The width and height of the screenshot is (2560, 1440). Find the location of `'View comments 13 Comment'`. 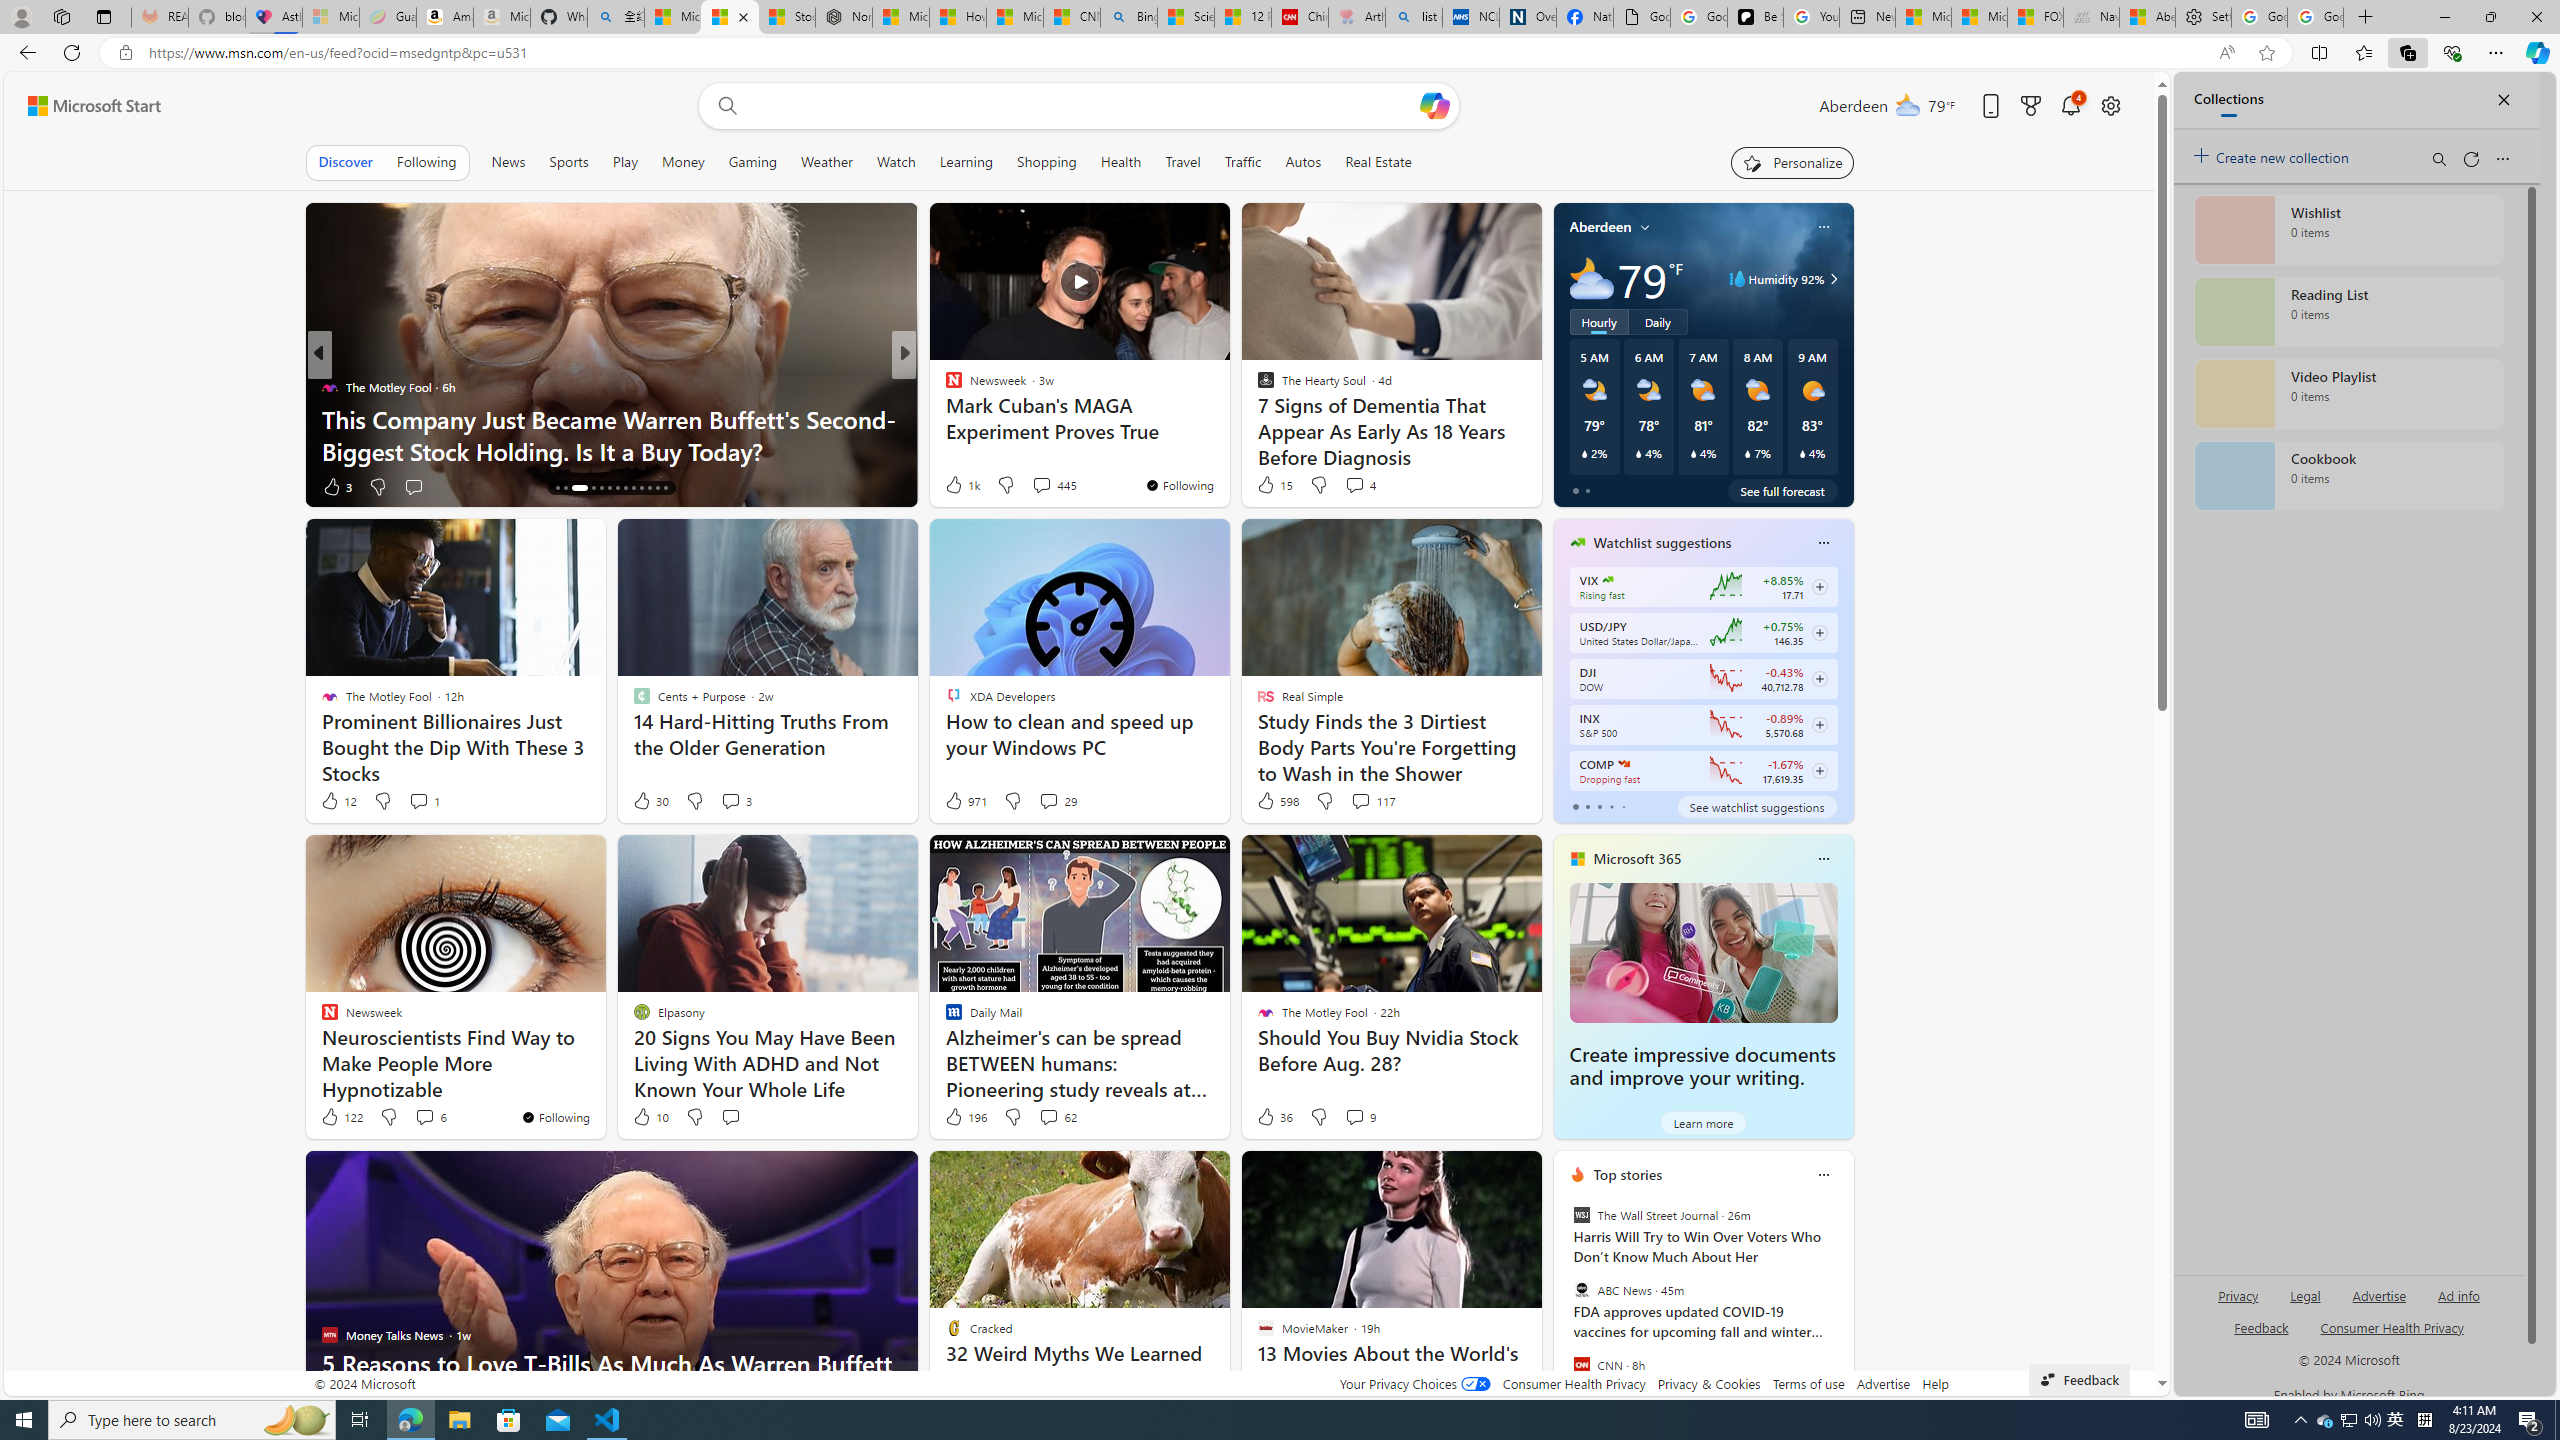

'View comments 13 Comment' is located at coordinates (1049, 486).